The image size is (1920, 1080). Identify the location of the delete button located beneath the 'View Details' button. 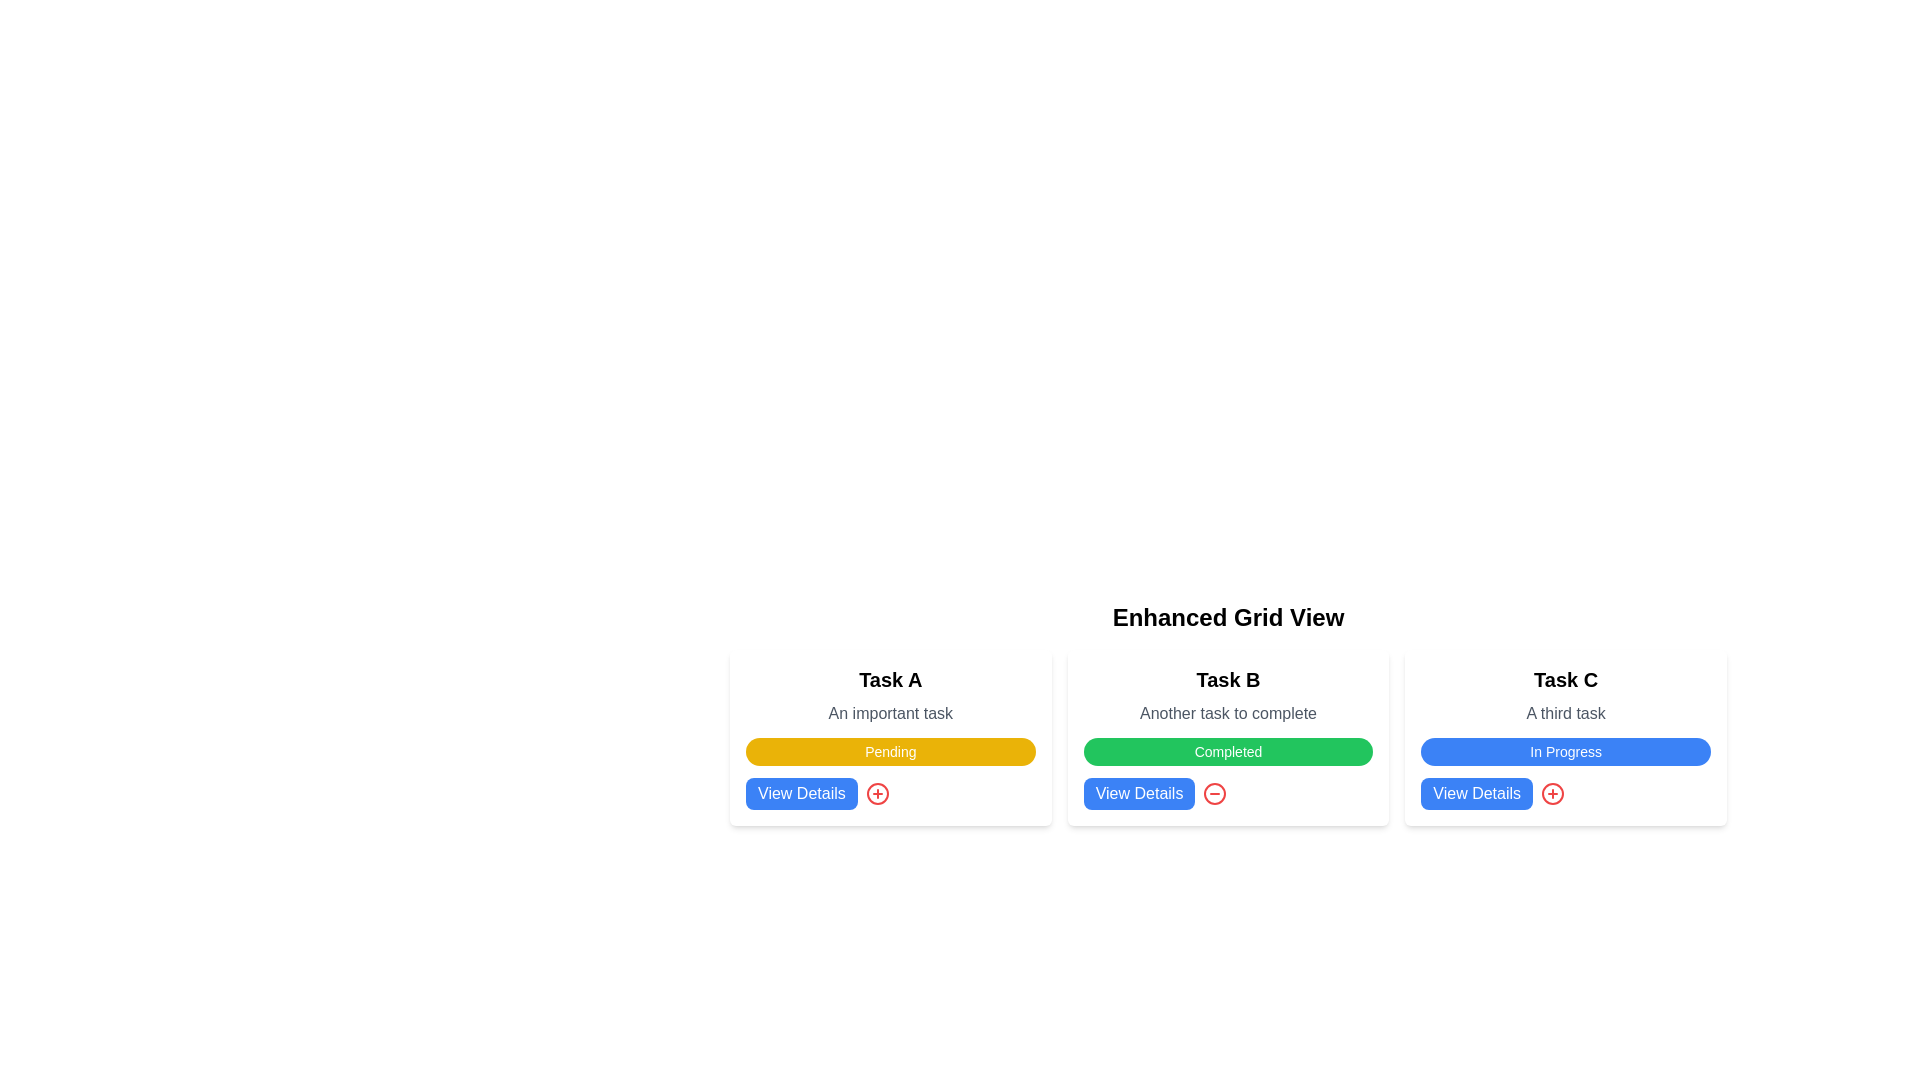
(1214, 793).